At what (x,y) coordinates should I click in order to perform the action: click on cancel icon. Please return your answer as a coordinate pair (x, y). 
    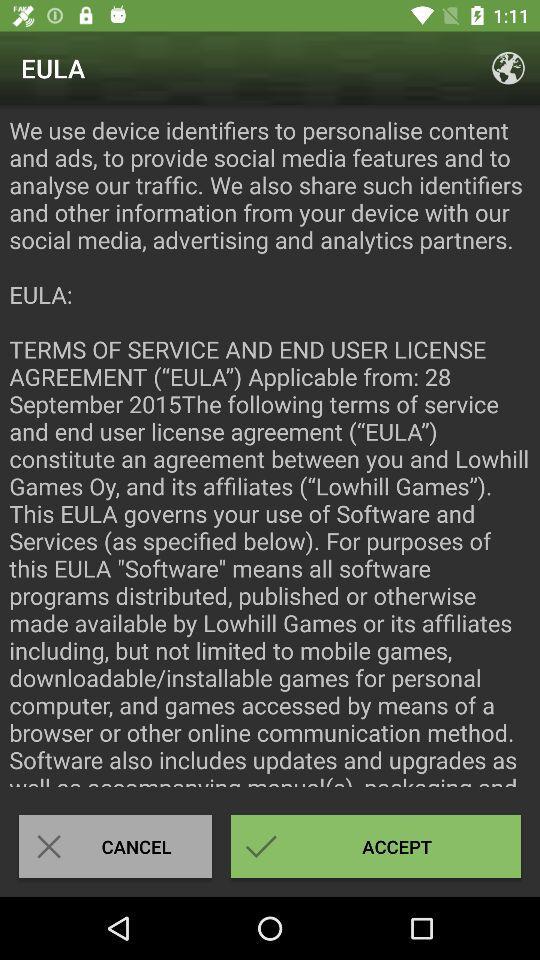
    Looking at the image, I should click on (115, 845).